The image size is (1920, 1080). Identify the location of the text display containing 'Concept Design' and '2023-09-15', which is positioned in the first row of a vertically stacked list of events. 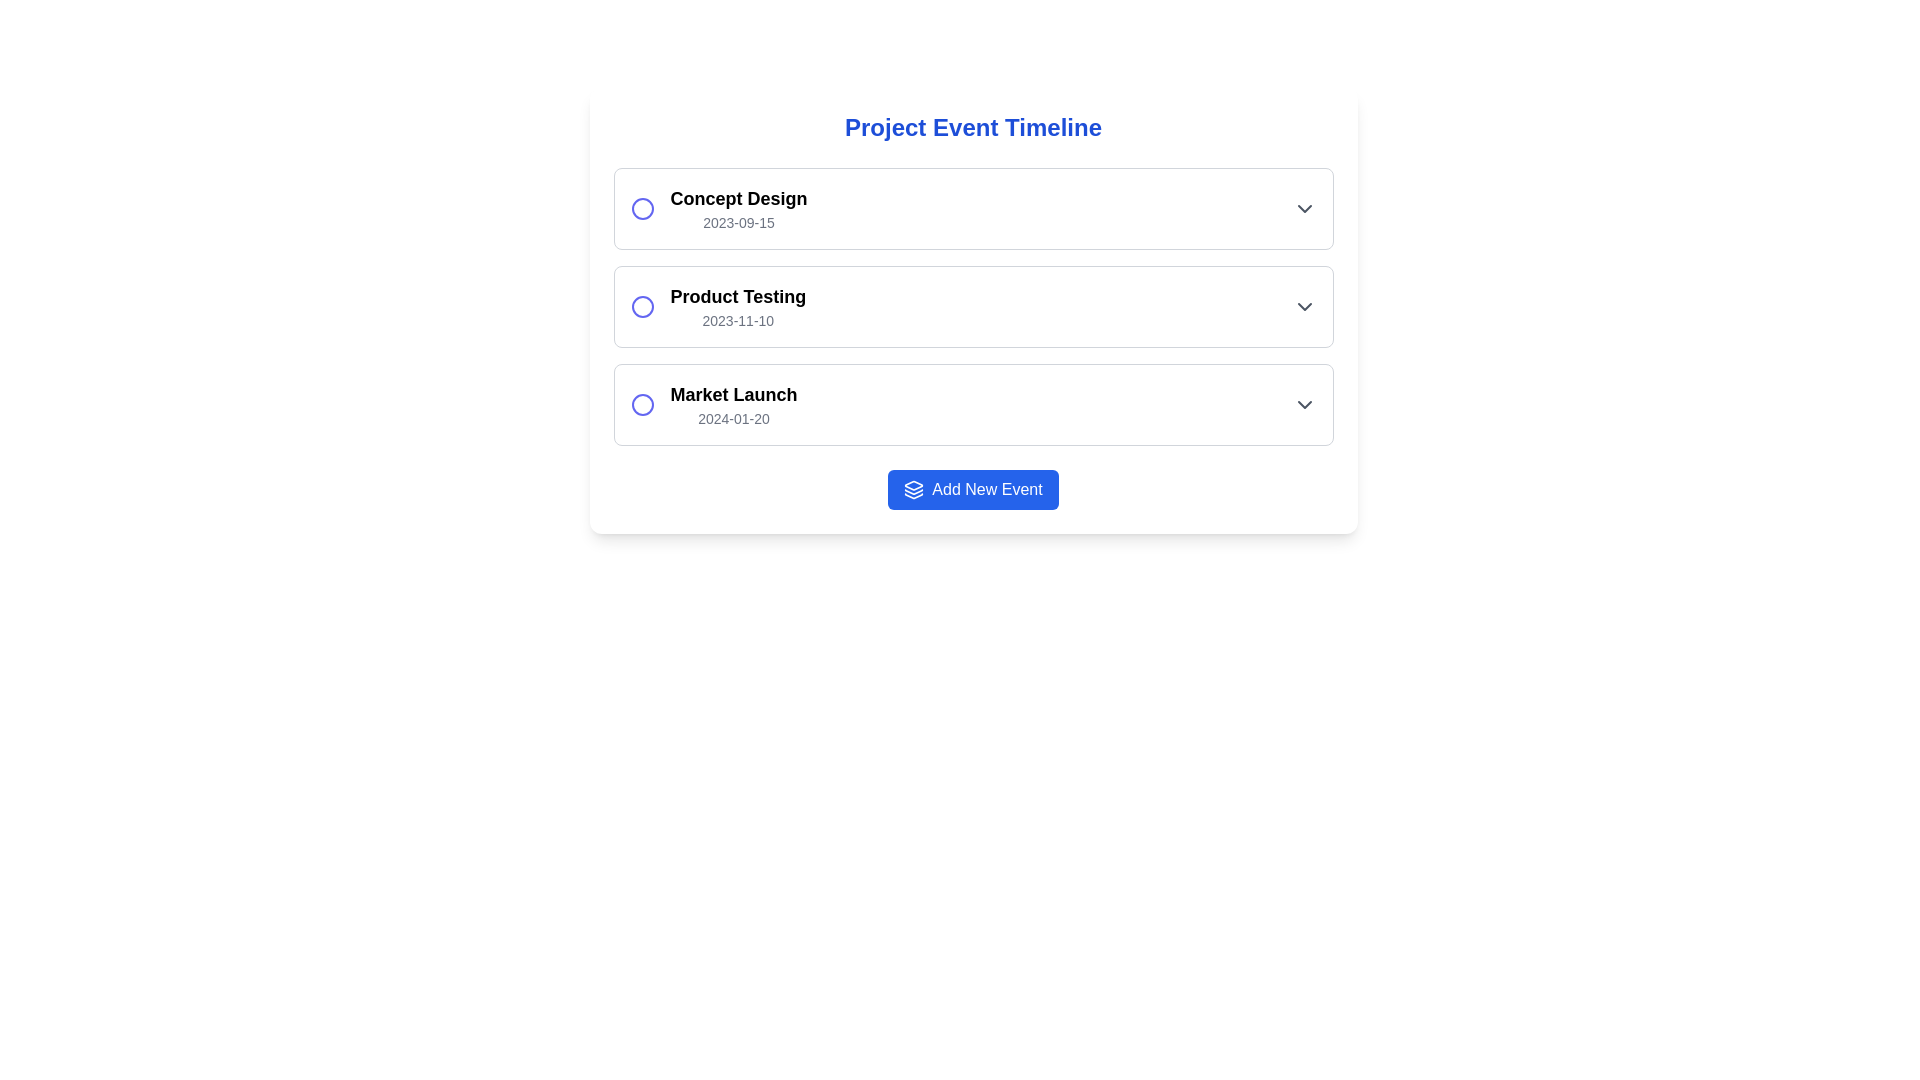
(738, 208).